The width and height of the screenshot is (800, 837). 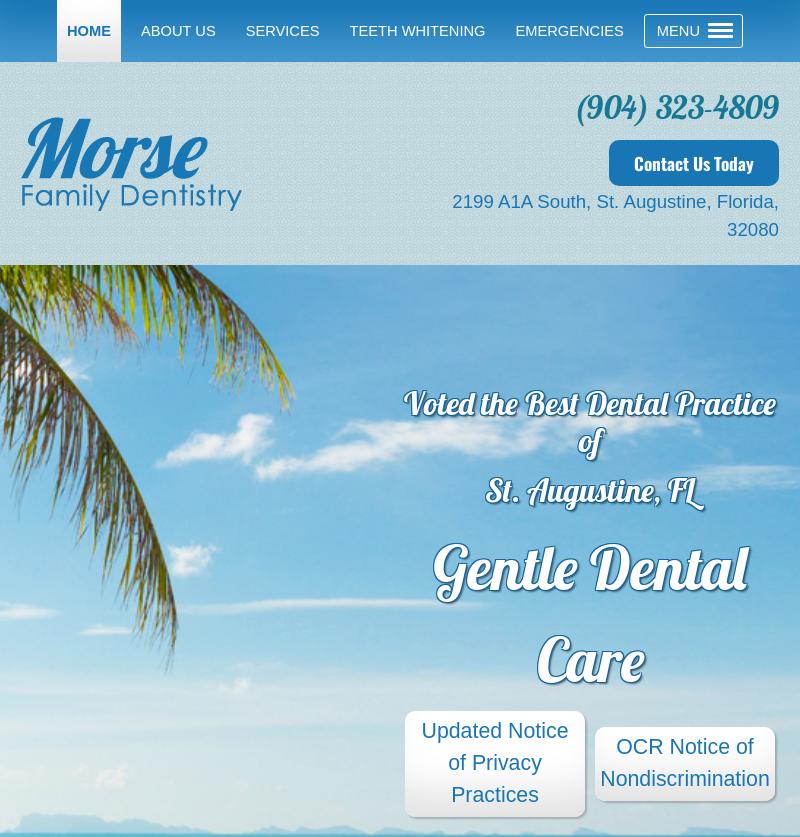 What do you see at coordinates (282, 30) in the screenshot?
I see `'Services'` at bounding box center [282, 30].